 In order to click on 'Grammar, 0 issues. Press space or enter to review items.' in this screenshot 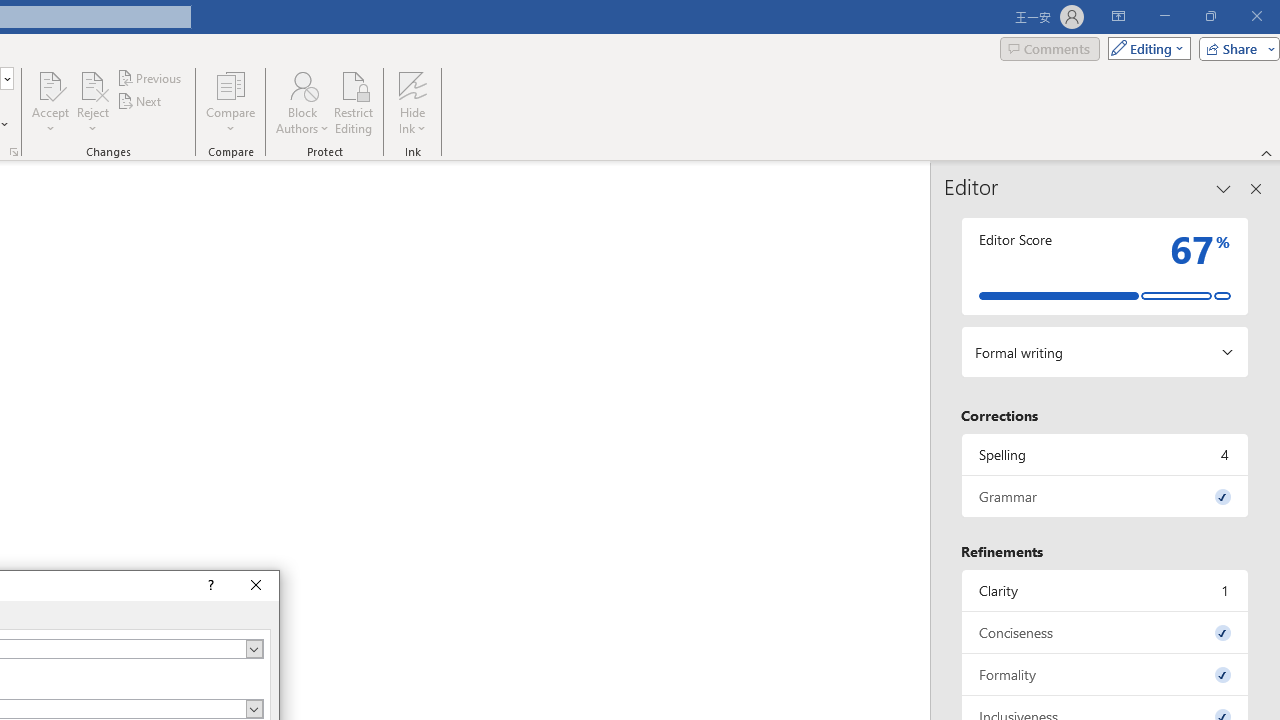, I will do `click(1104, 495)`.